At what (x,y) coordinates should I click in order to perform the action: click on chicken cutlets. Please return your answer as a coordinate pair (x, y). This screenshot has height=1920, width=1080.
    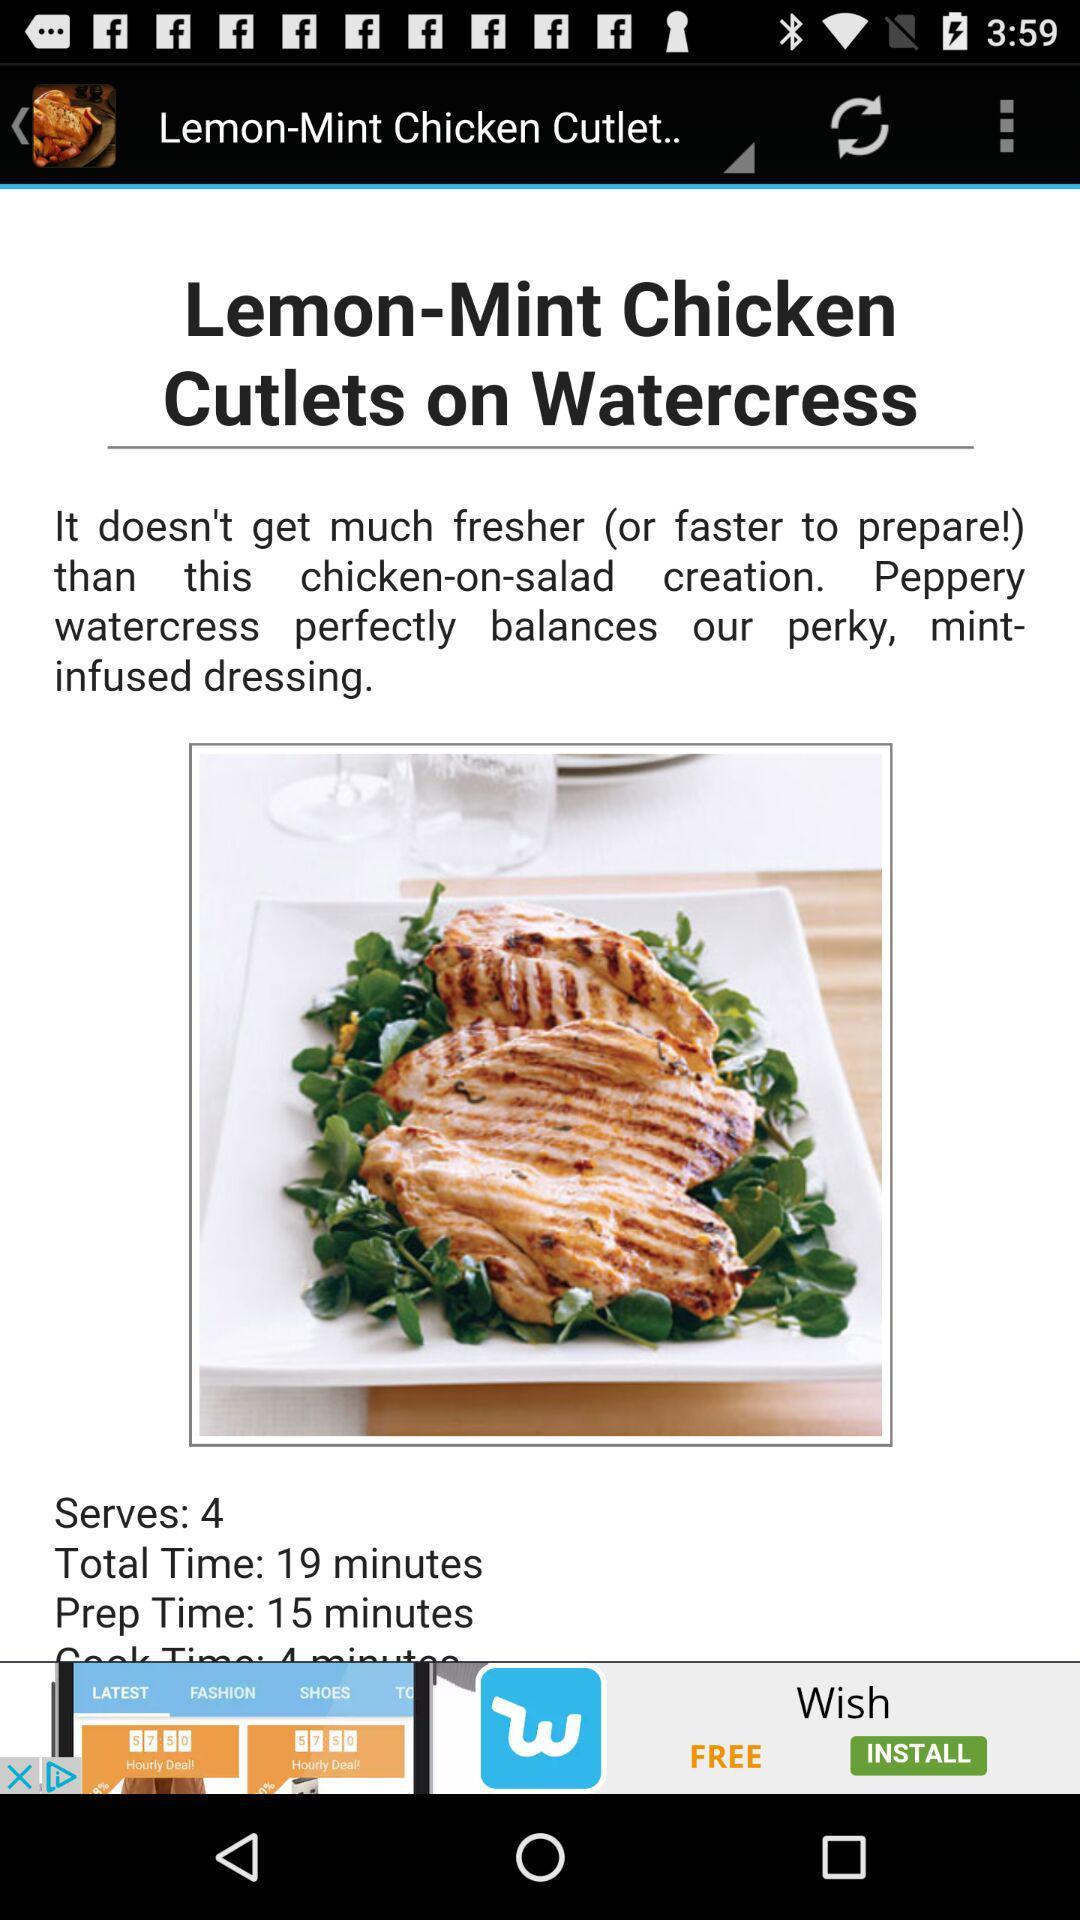
    Looking at the image, I should click on (540, 924).